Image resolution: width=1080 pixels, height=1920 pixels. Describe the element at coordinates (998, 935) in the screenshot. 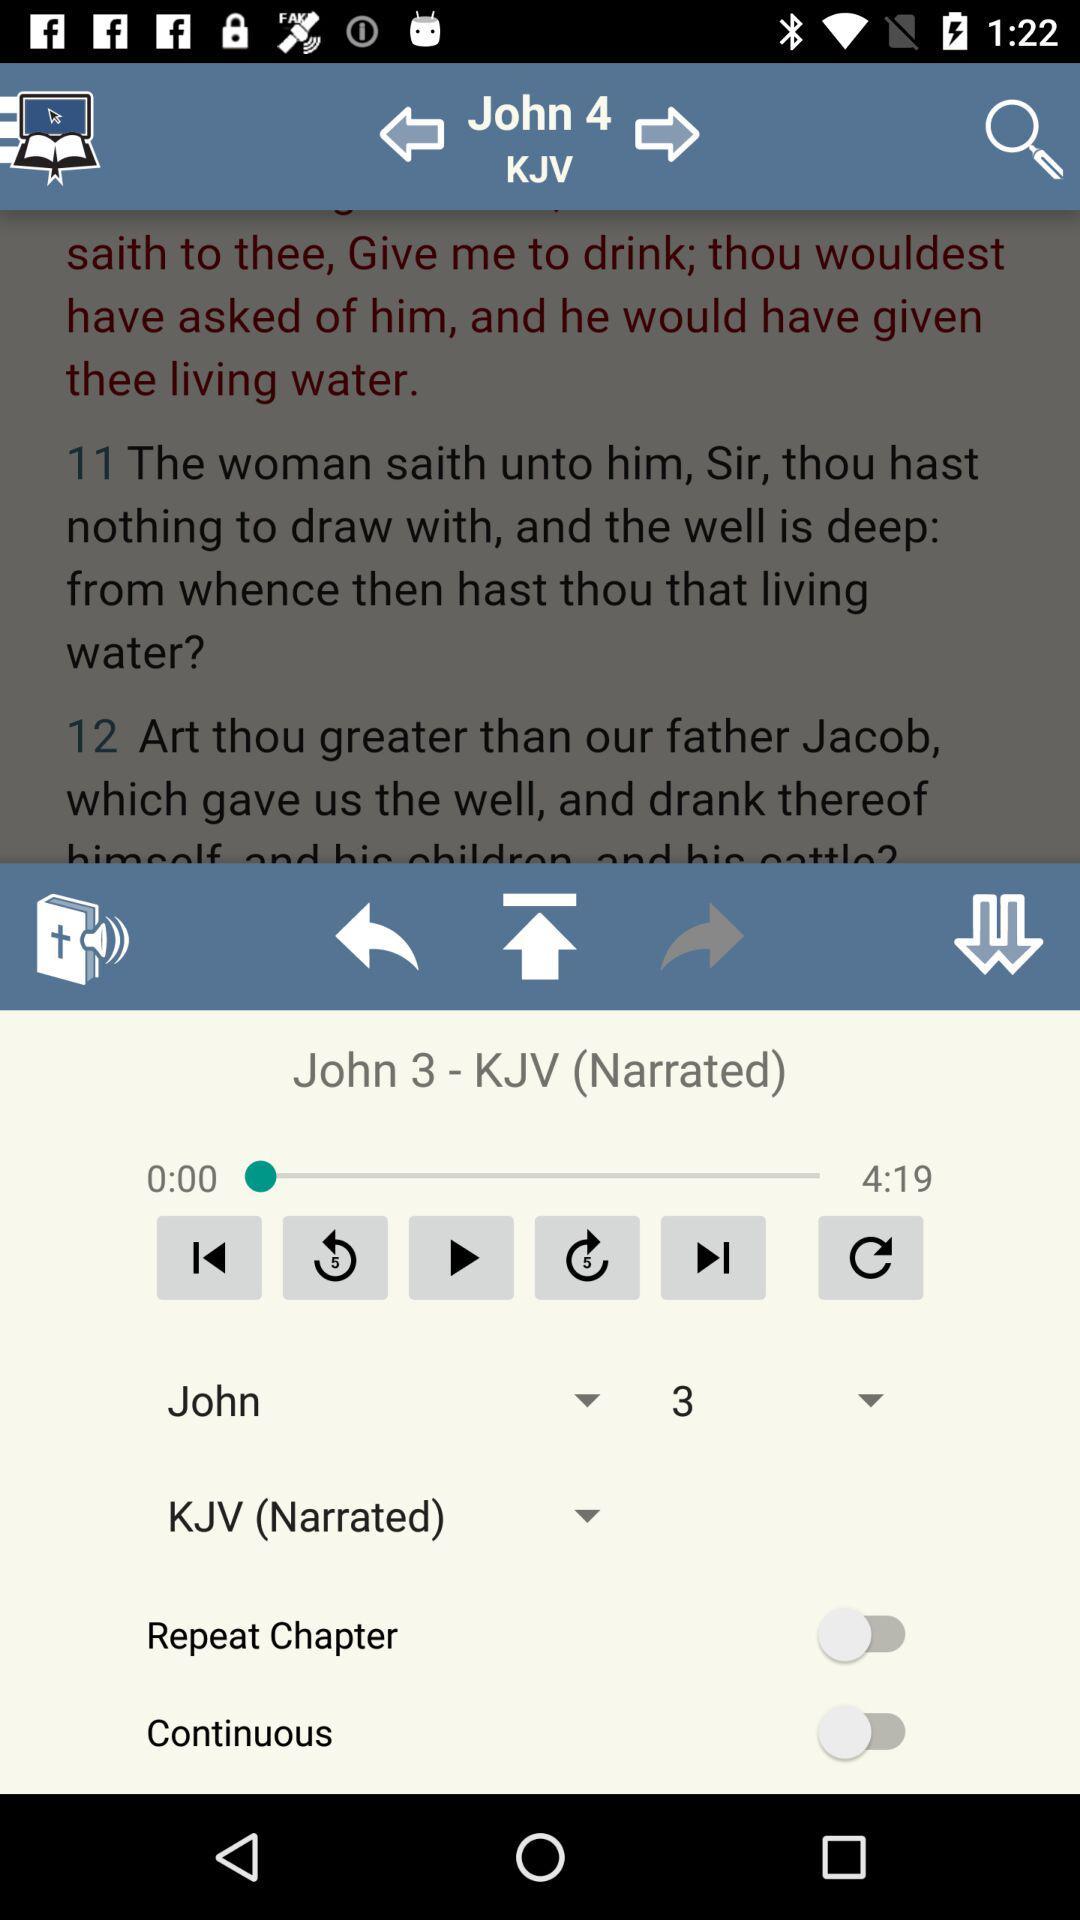

I see `minimize window` at that location.